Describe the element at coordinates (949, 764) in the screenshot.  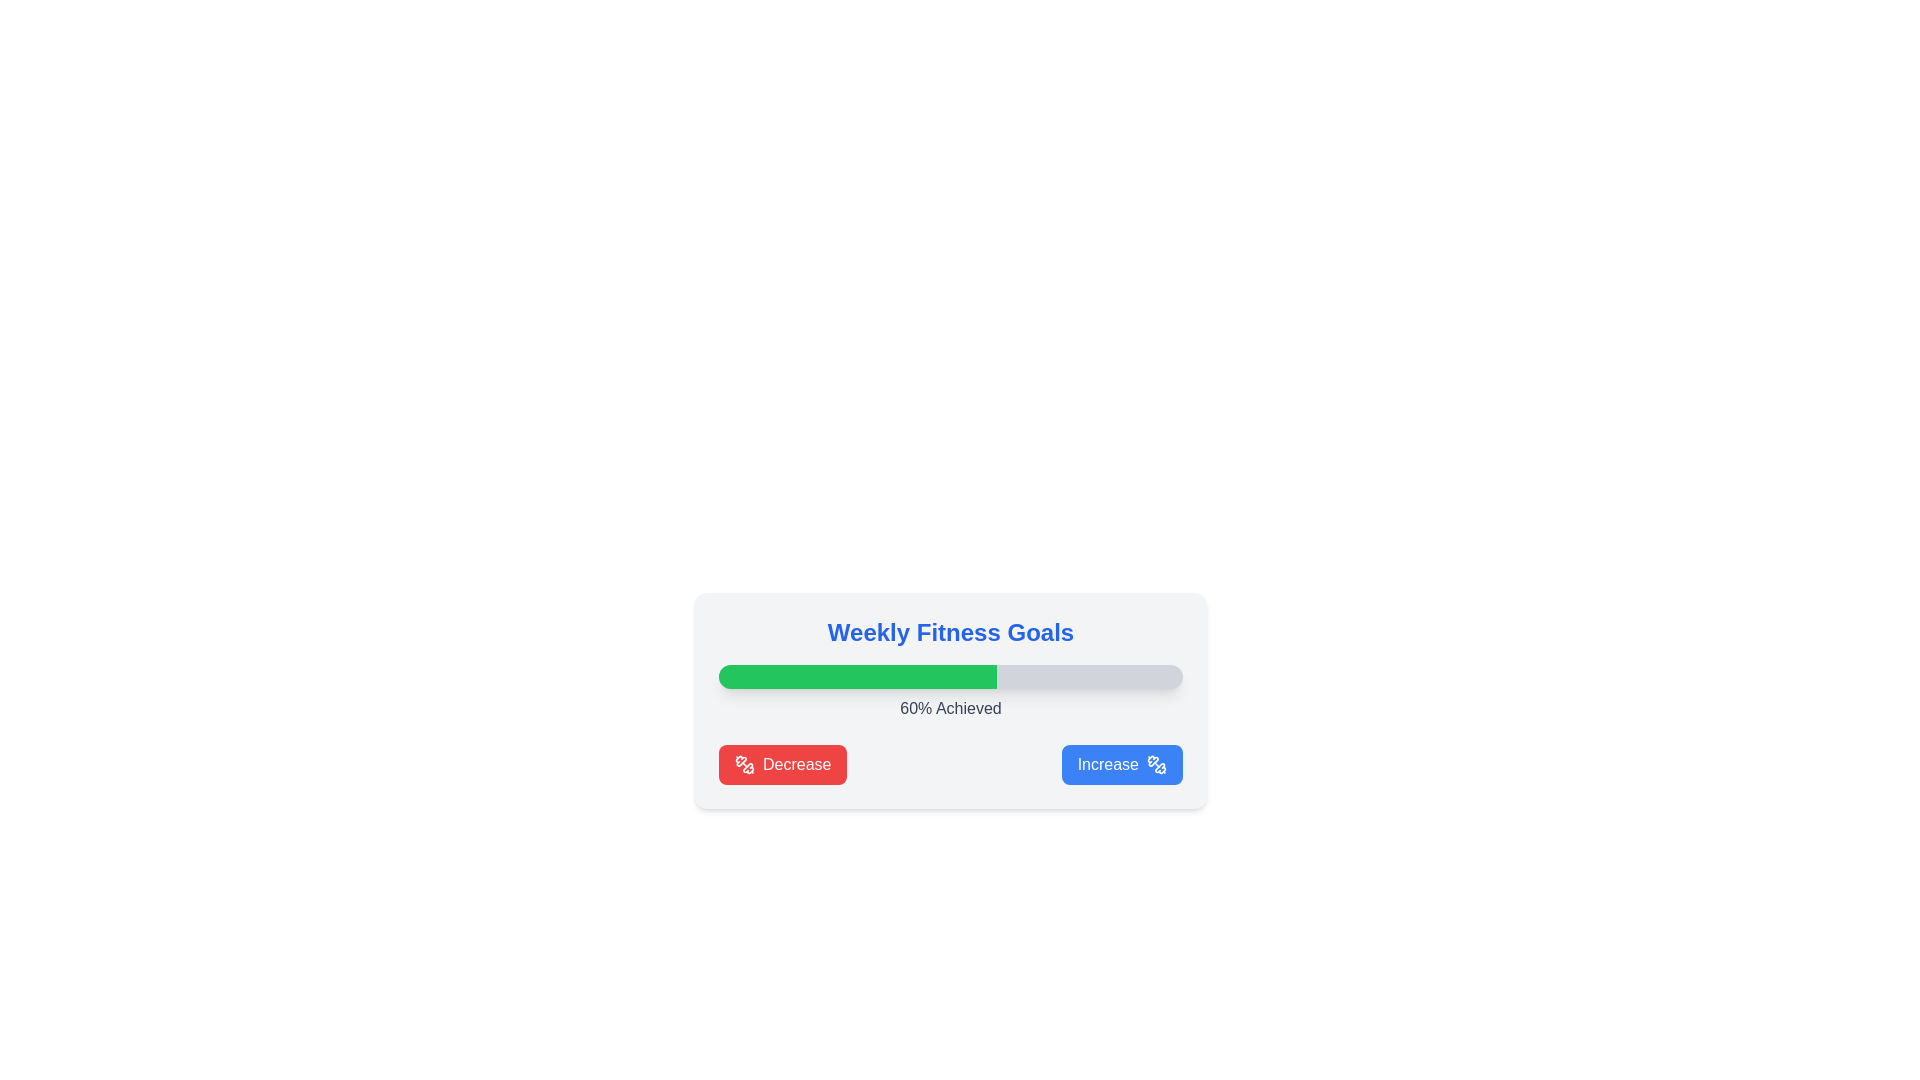
I see `the Interactive button group containing 'Decrease' and 'Increase' buttons` at that location.